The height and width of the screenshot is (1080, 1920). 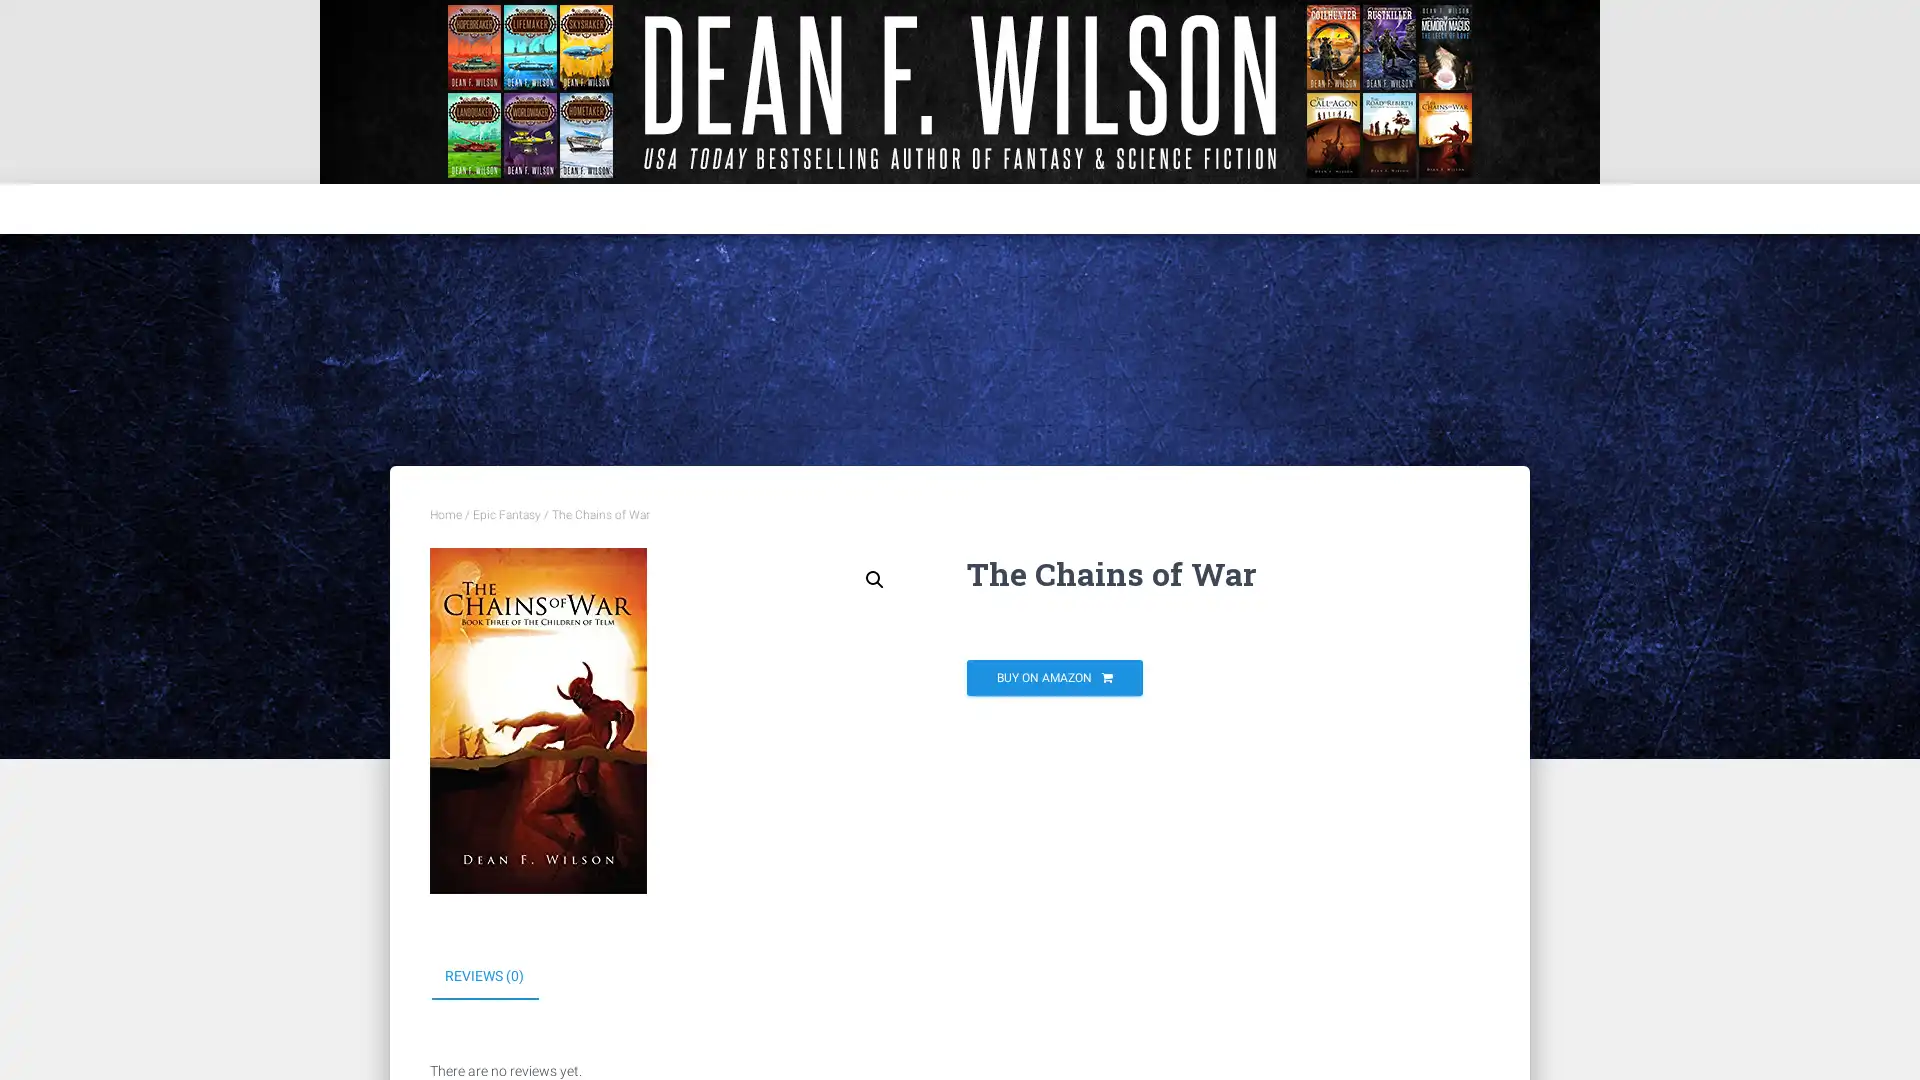 What do you see at coordinates (1054, 677) in the screenshot?
I see `BUY ON AMAZON` at bounding box center [1054, 677].